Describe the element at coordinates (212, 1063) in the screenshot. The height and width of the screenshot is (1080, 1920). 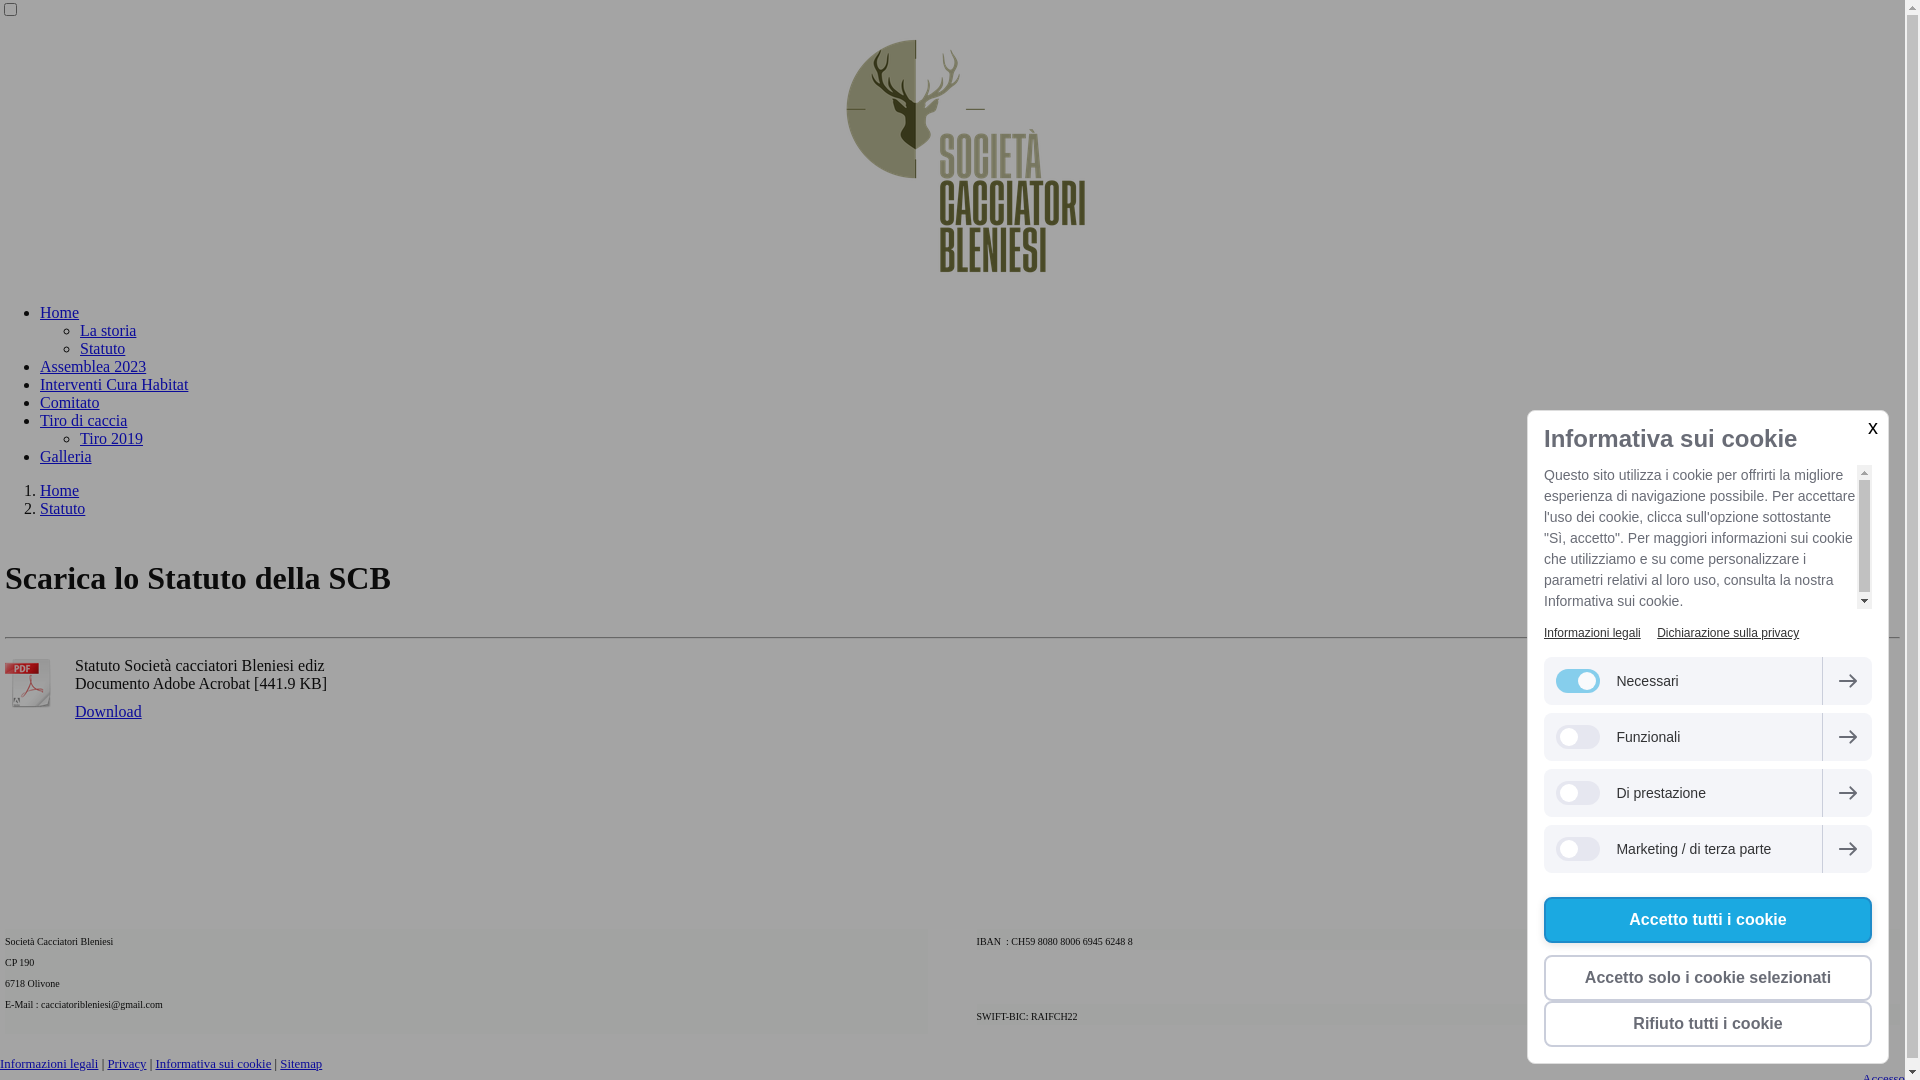
I see `'Informativa sui cookie'` at that location.